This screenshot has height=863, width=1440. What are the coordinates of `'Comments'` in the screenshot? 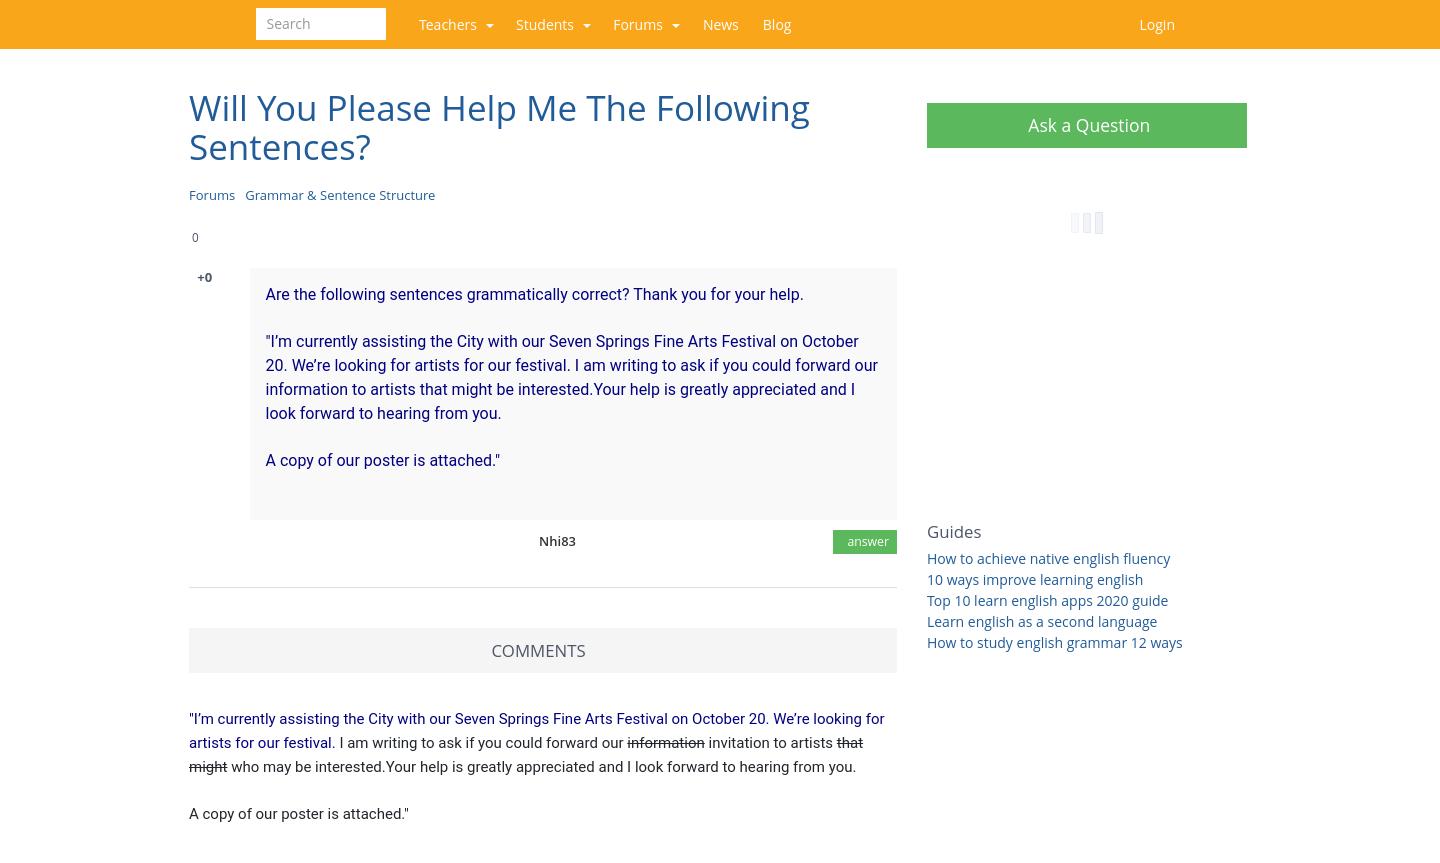 It's located at (490, 648).